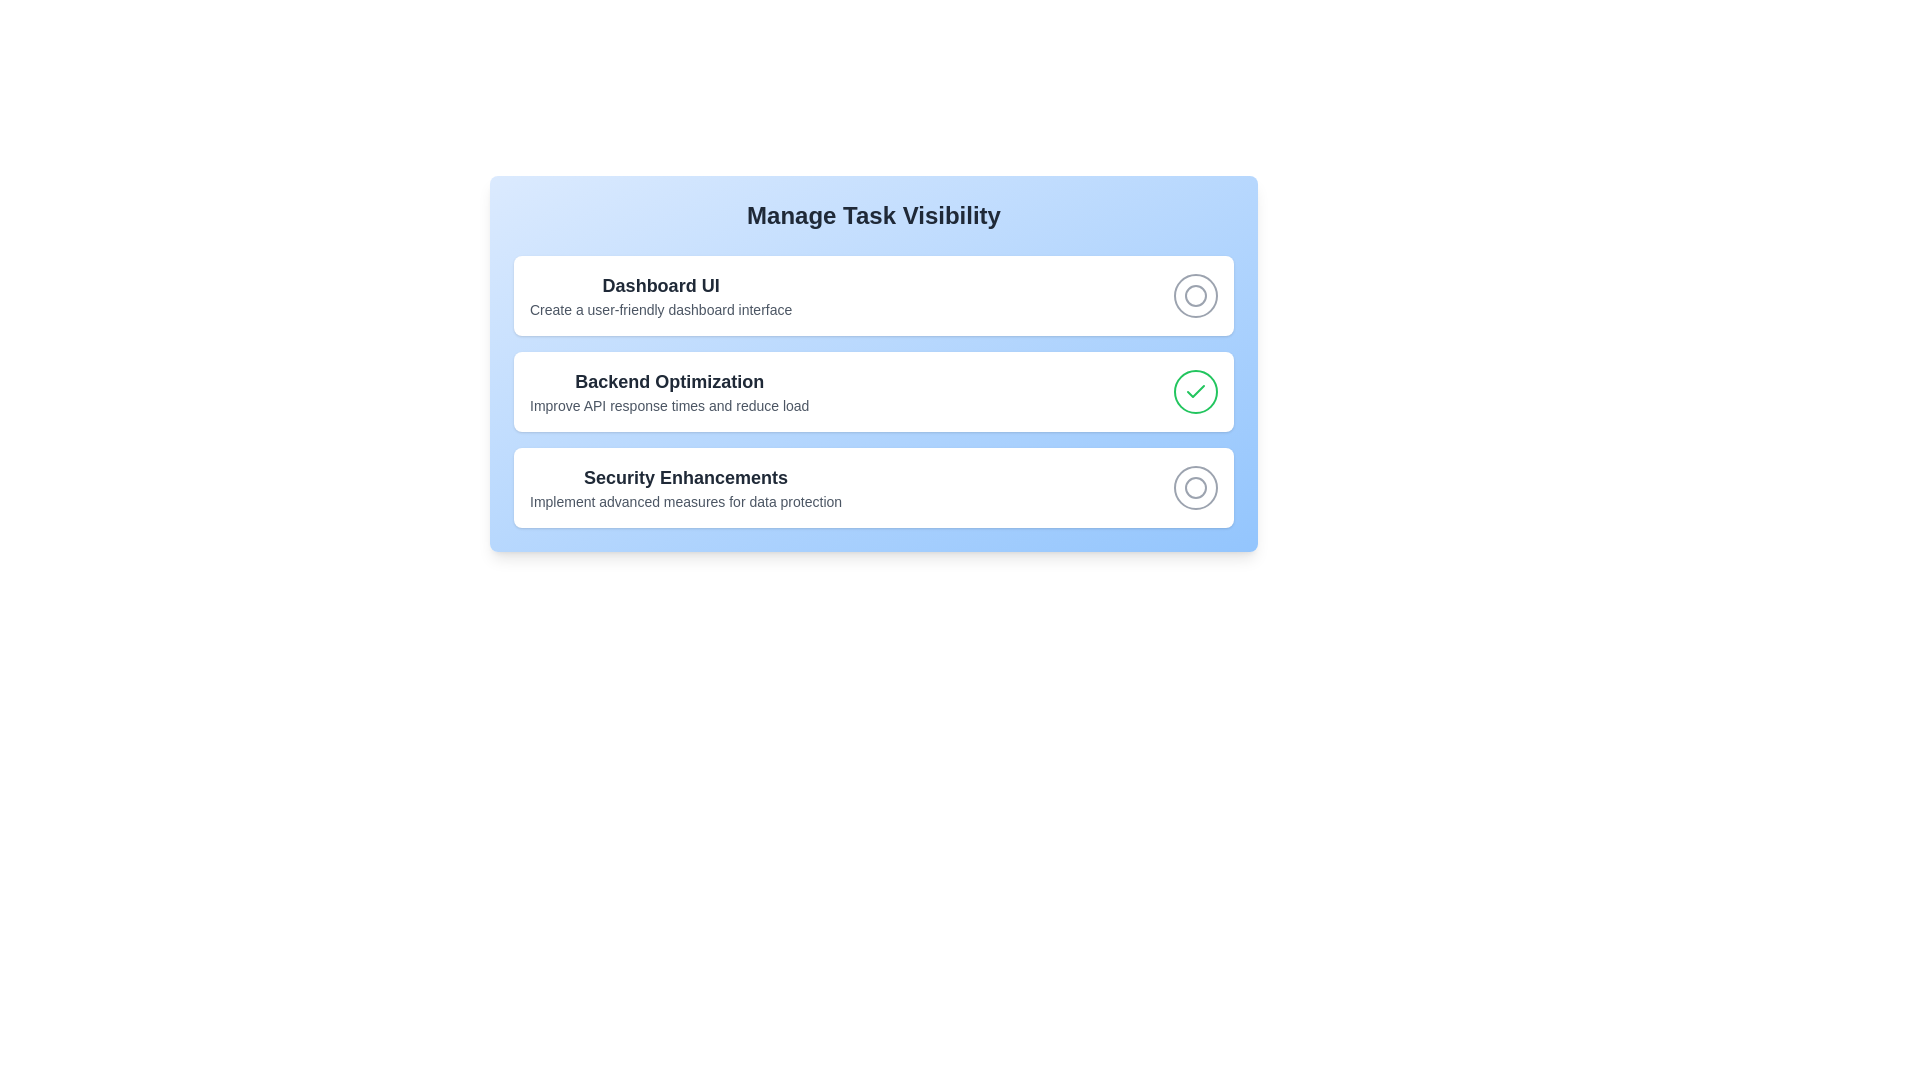 This screenshot has height=1080, width=1920. What do you see at coordinates (686, 500) in the screenshot?
I see `the static text element that reads 'Implement advanced measures for data protection', which is styled with a small gray font and is located below the bold 'Security Enhancements' title` at bounding box center [686, 500].